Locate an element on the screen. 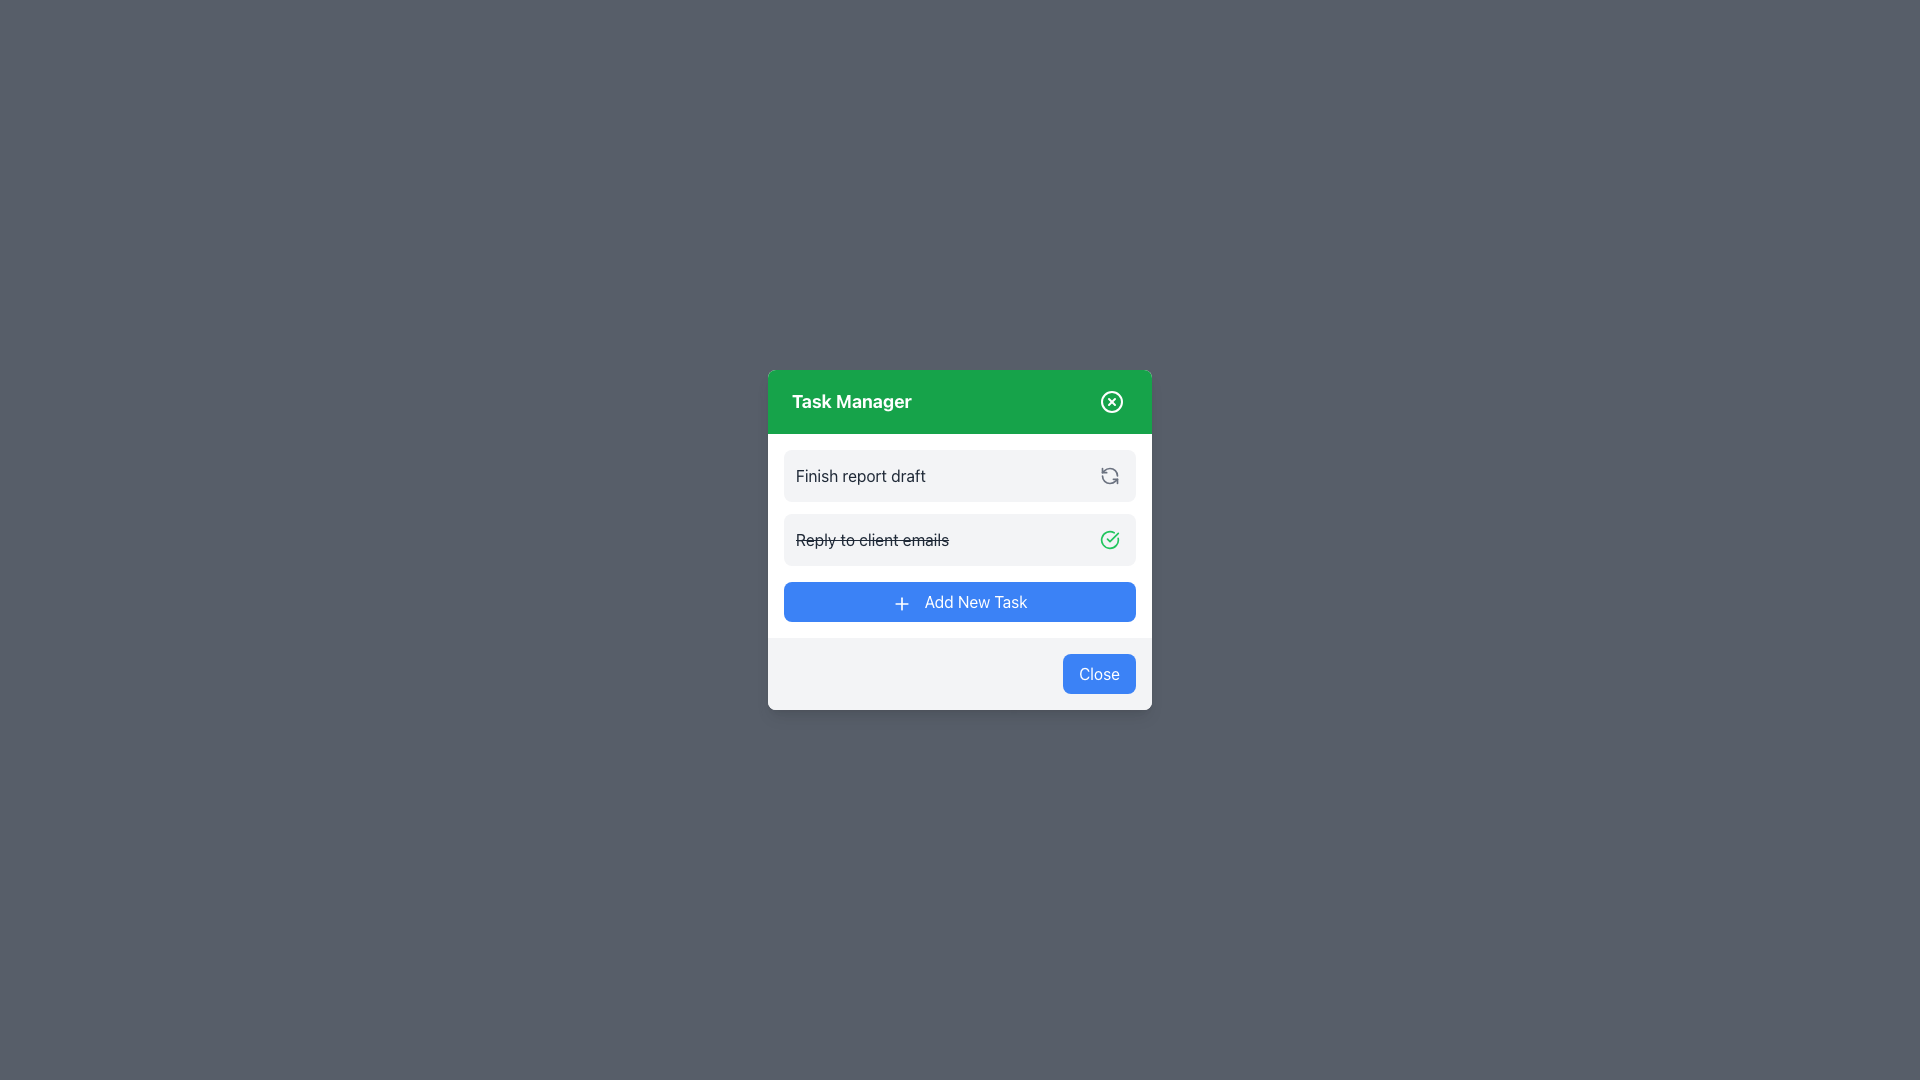 This screenshot has height=1080, width=1920. the text label displaying 'Finish report draft' which is located in a light gray rectangular area at the top of the task listing section is located at coordinates (860, 475).